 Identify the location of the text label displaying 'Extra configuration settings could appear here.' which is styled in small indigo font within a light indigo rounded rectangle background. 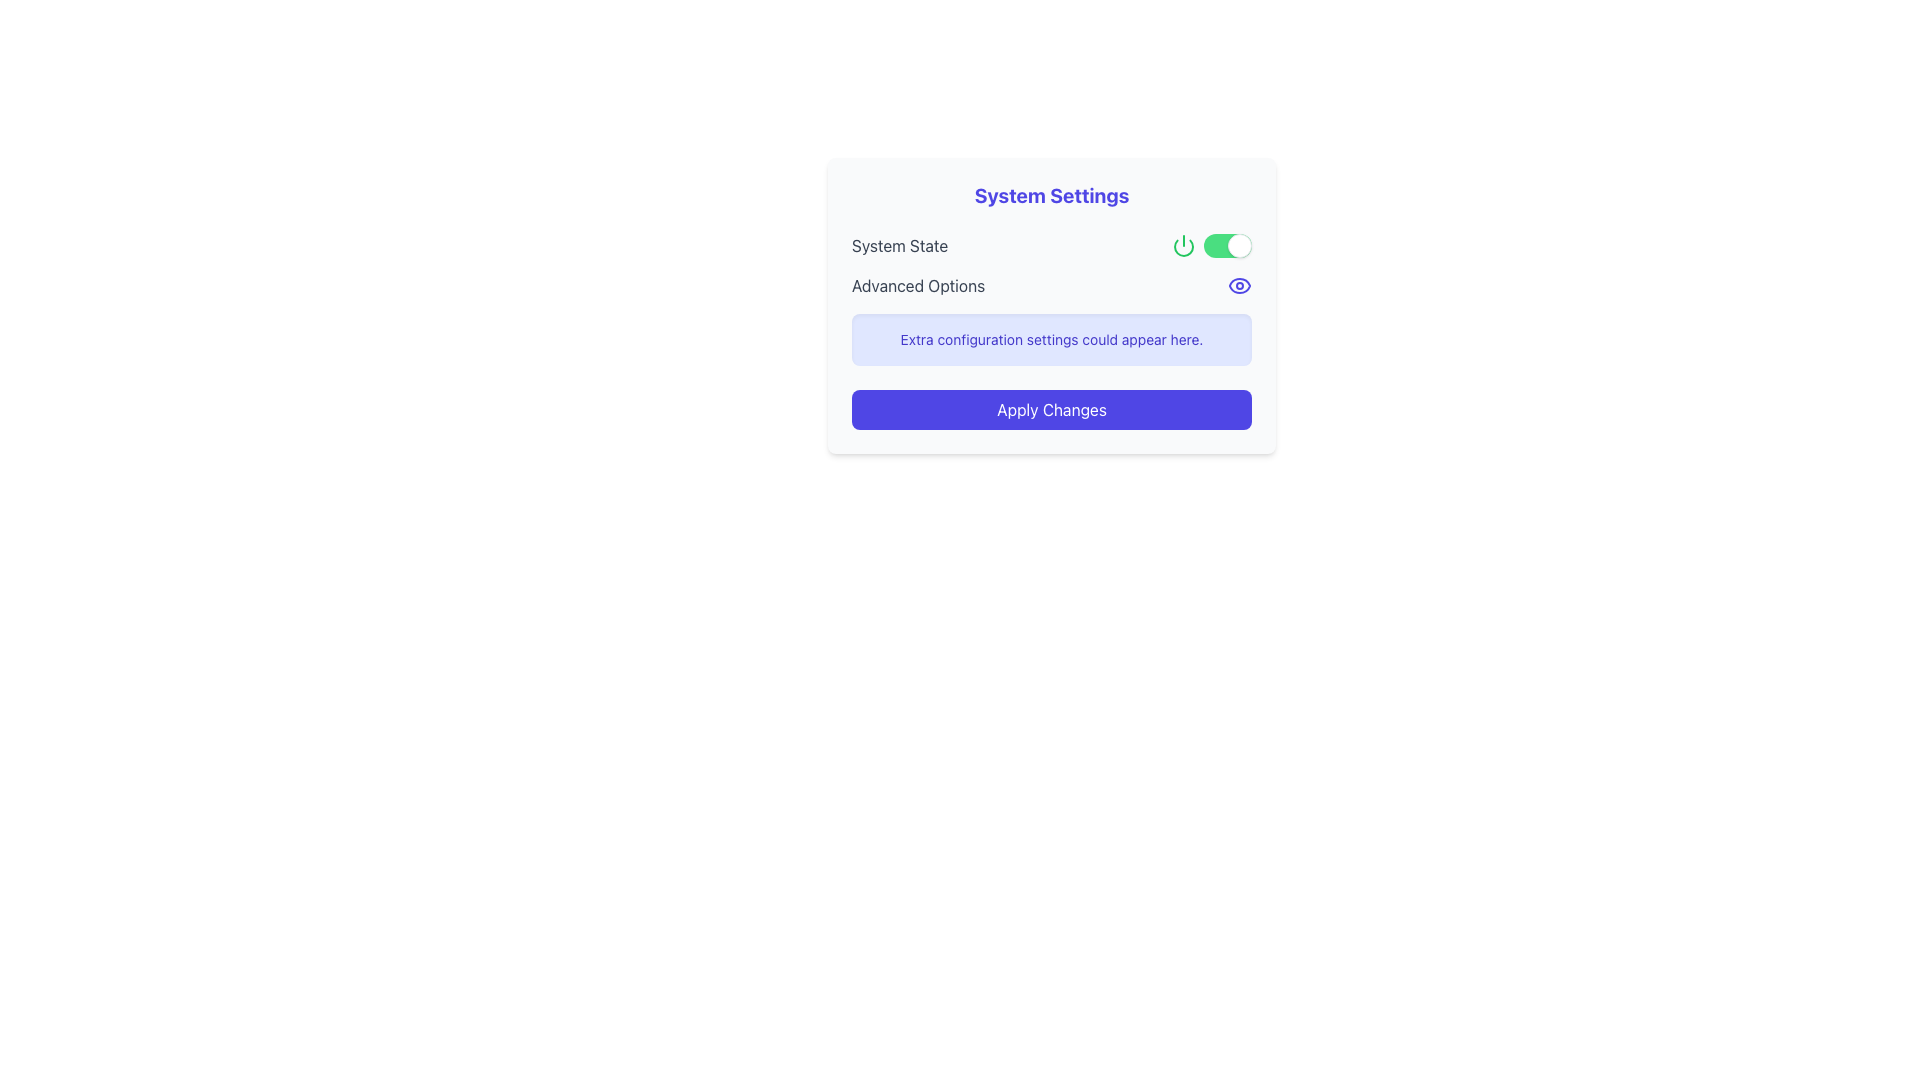
(1050, 338).